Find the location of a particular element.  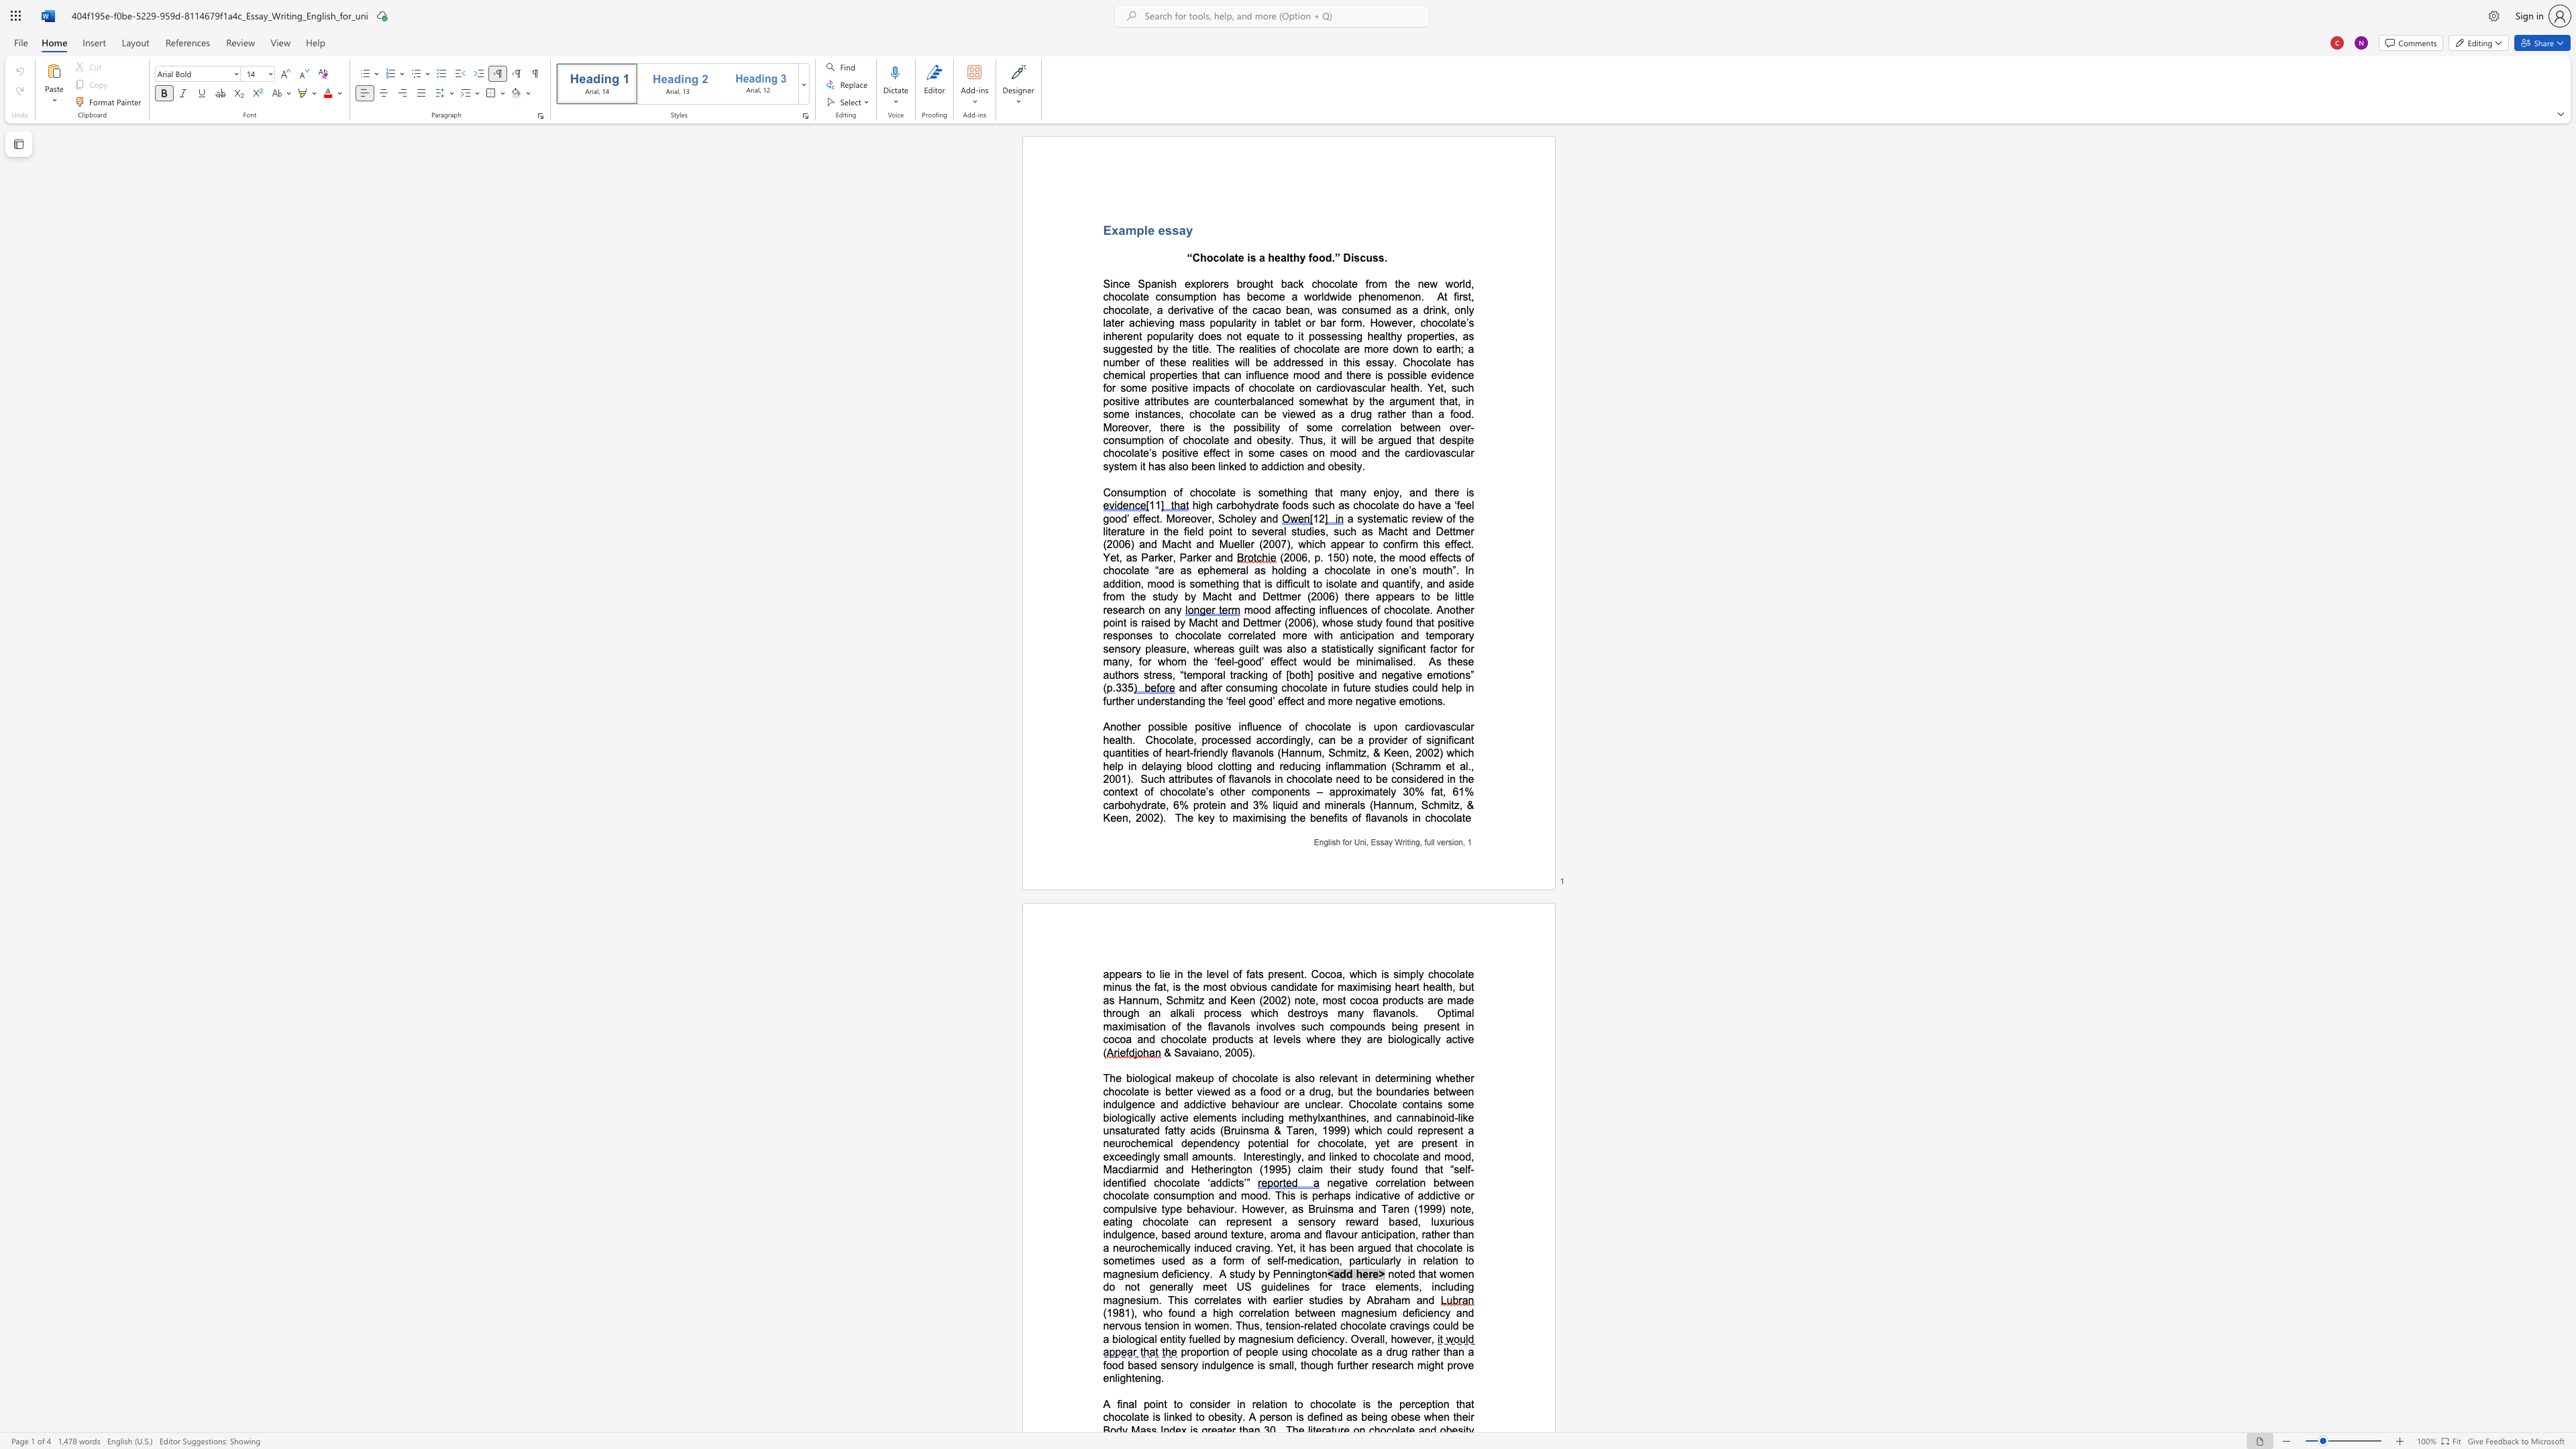

the subset text "7), wh" within the text "a systematic review of the literature in the field point to several studies, such as Macht and Dettmer (2006) and Macht and Mueller (2007), which" is located at coordinates (1280, 543).